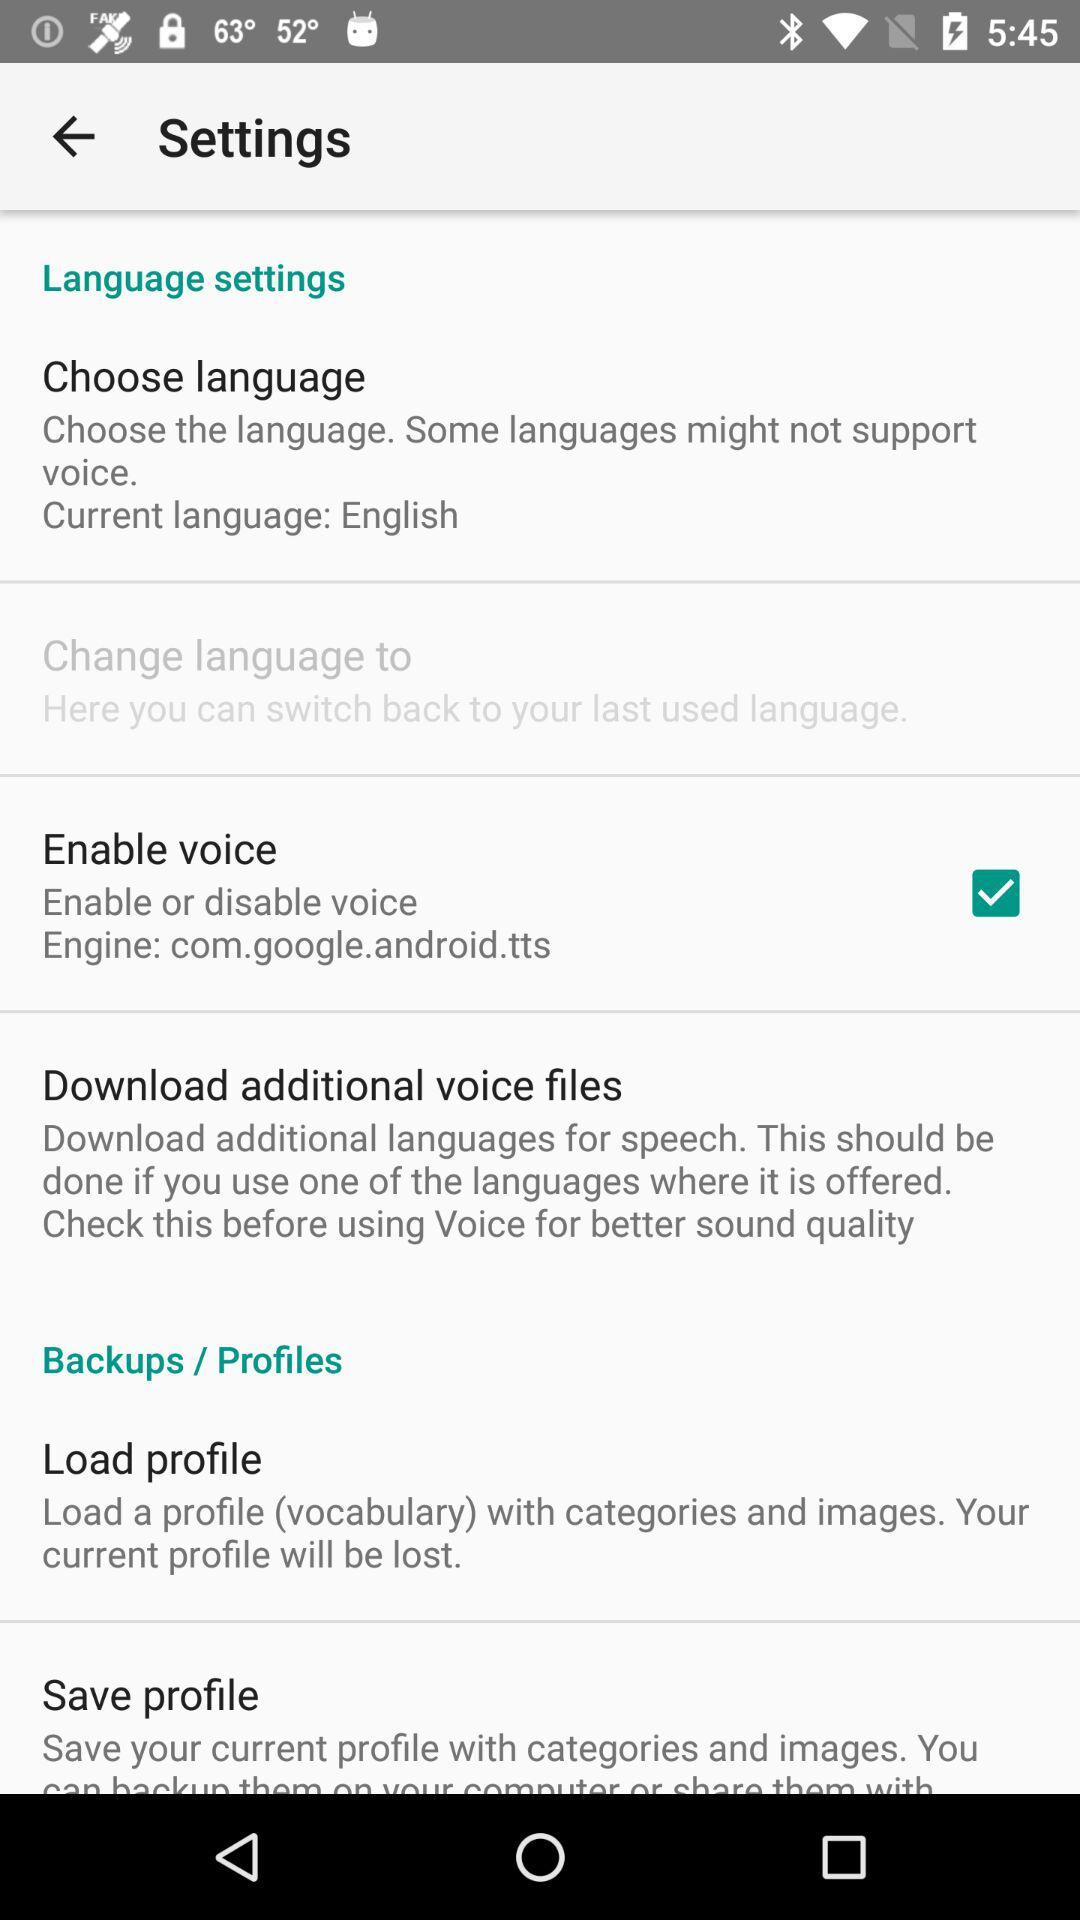 This screenshot has height=1920, width=1080. Describe the element at coordinates (540, 1338) in the screenshot. I see `the item above load profile icon` at that location.